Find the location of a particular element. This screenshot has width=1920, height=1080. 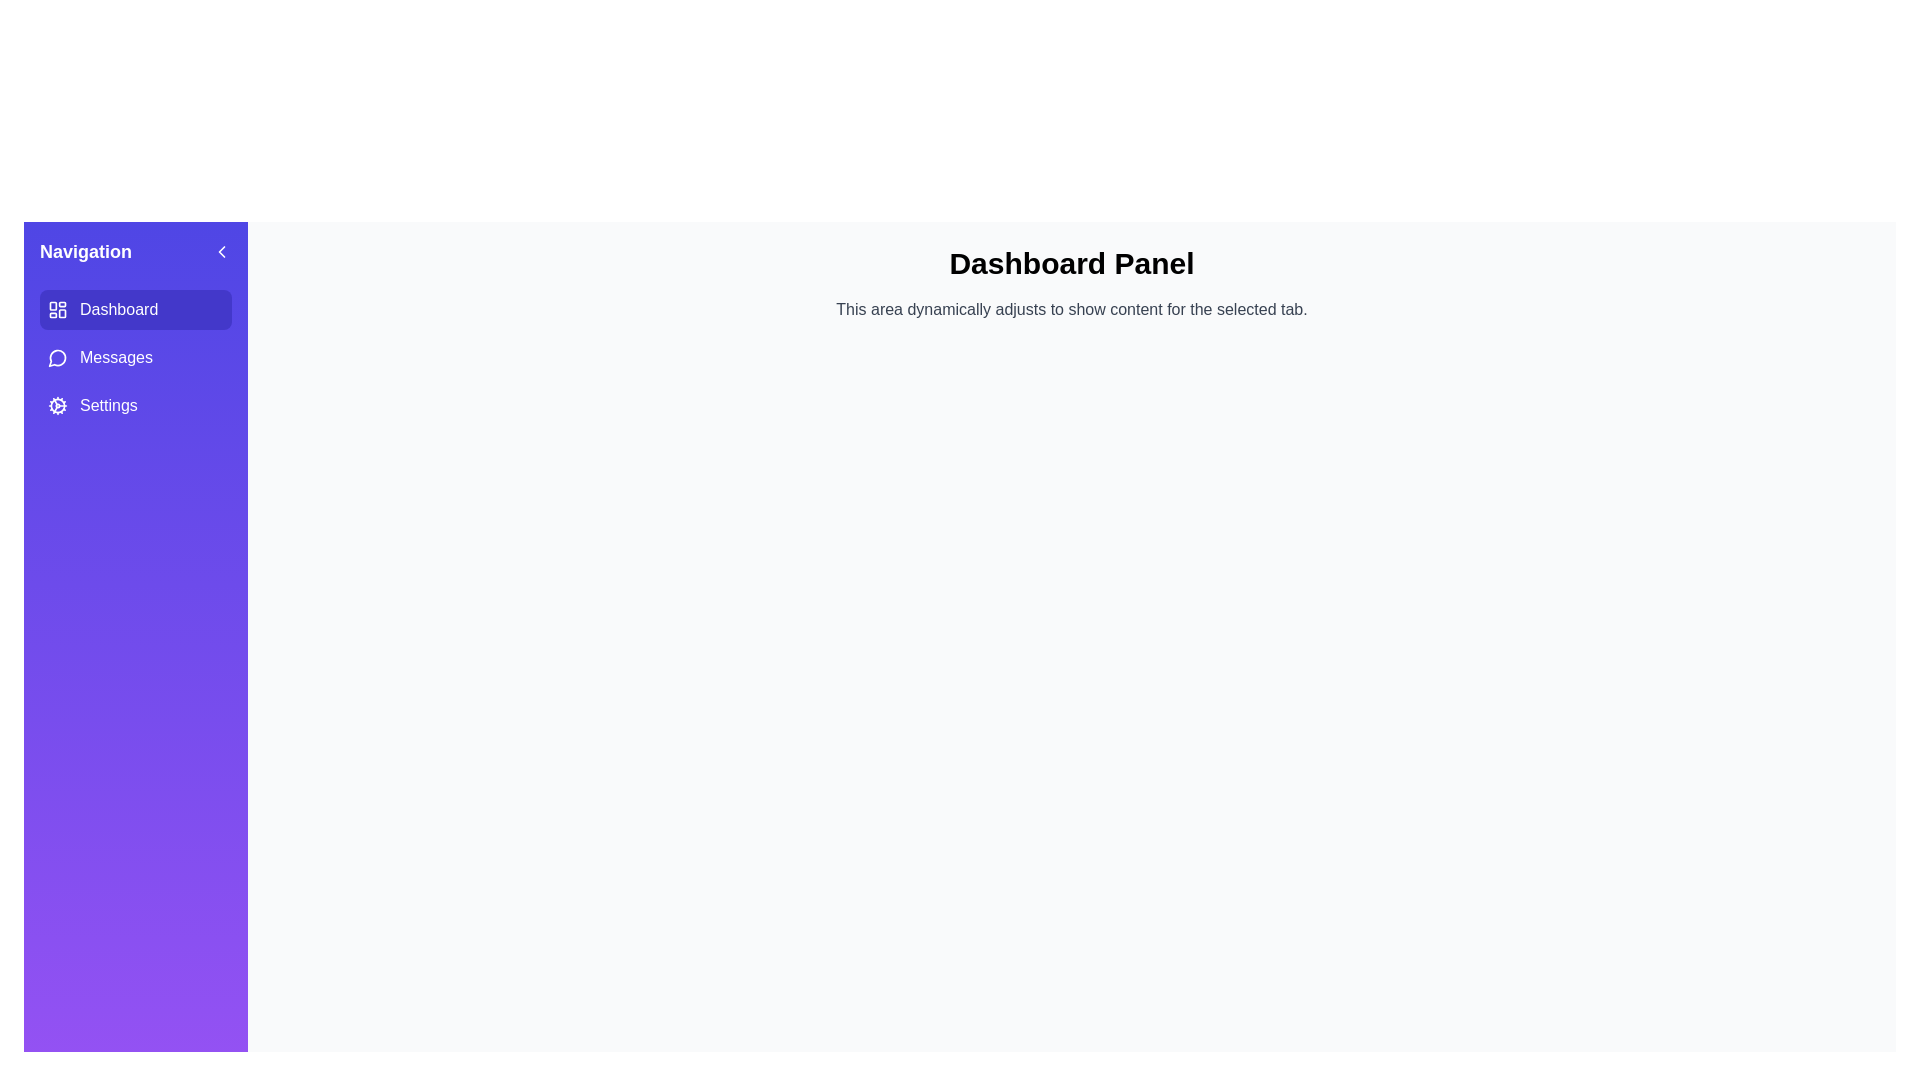

the tab labeled Messages in the navigation drawer is located at coordinates (134, 357).